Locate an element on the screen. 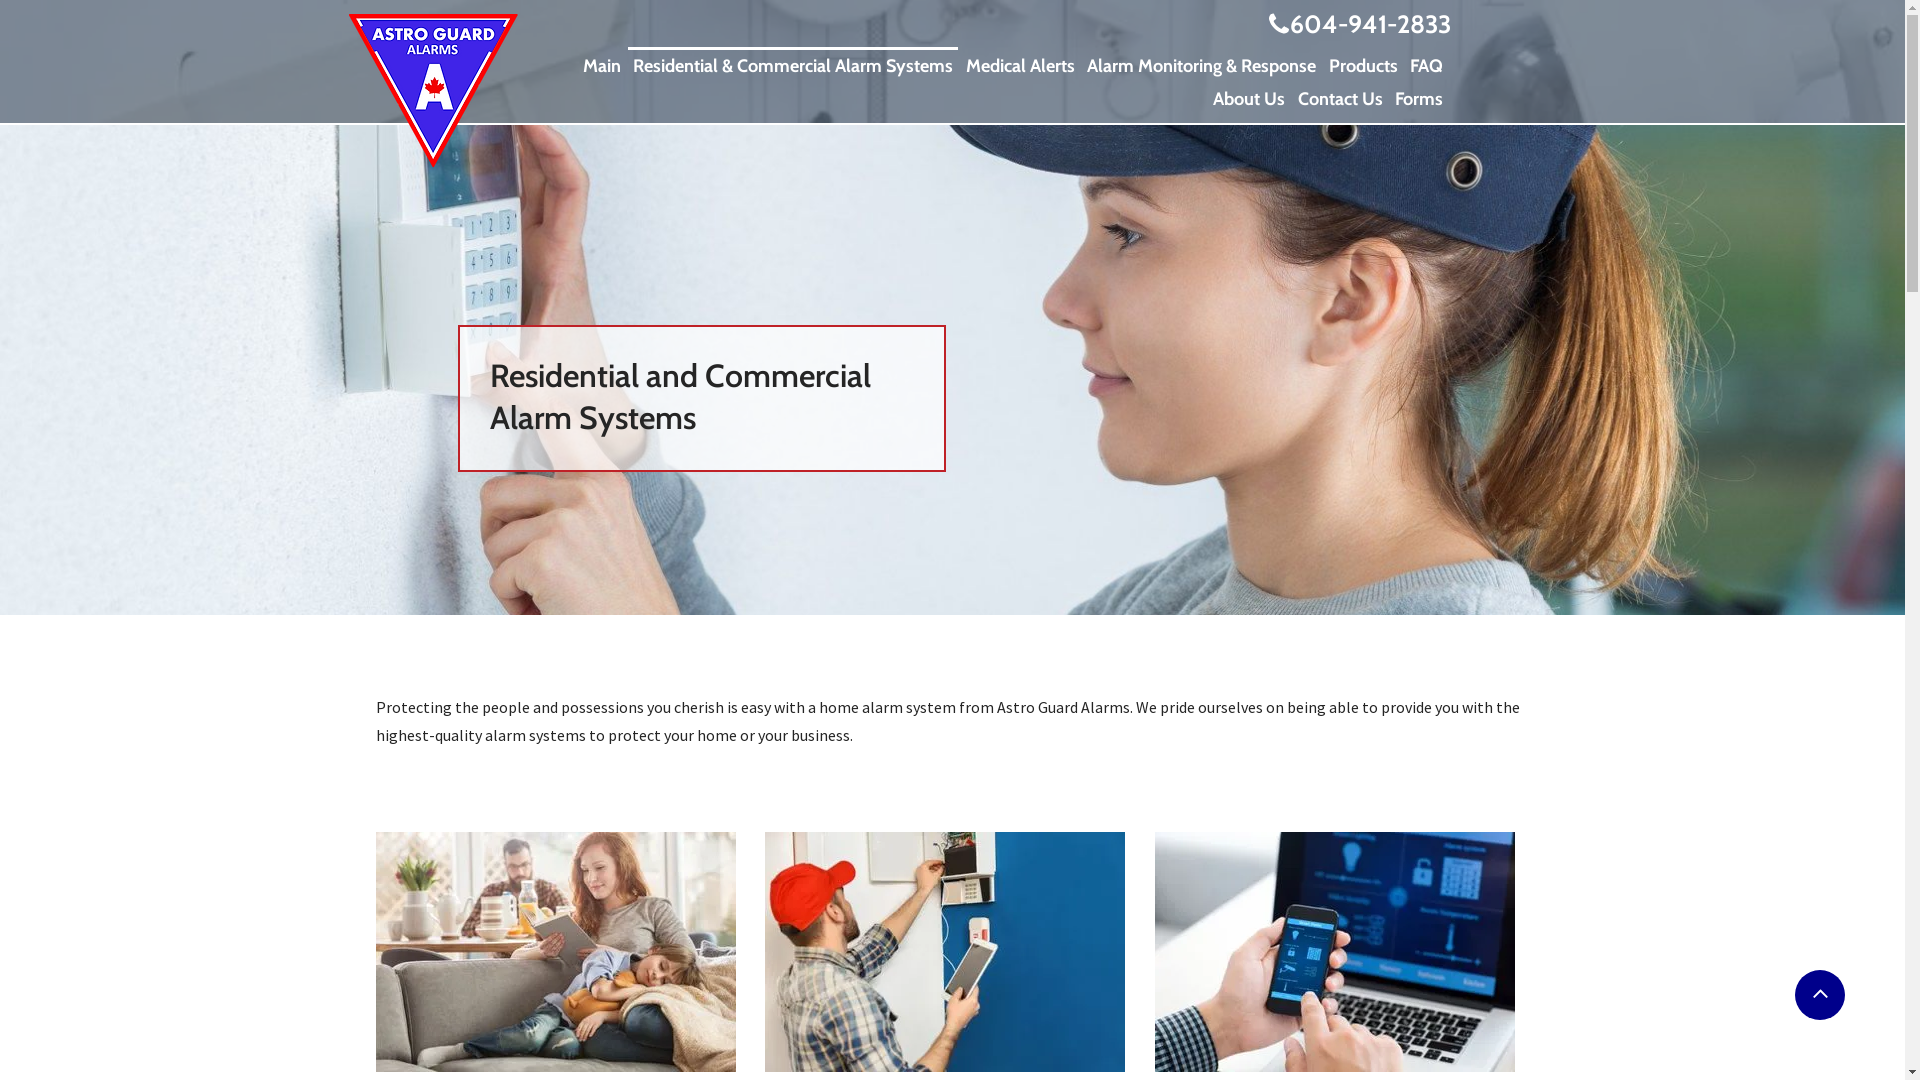 This screenshot has height=1080, width=1920. 'Main' is located at coordinates (576, 62).